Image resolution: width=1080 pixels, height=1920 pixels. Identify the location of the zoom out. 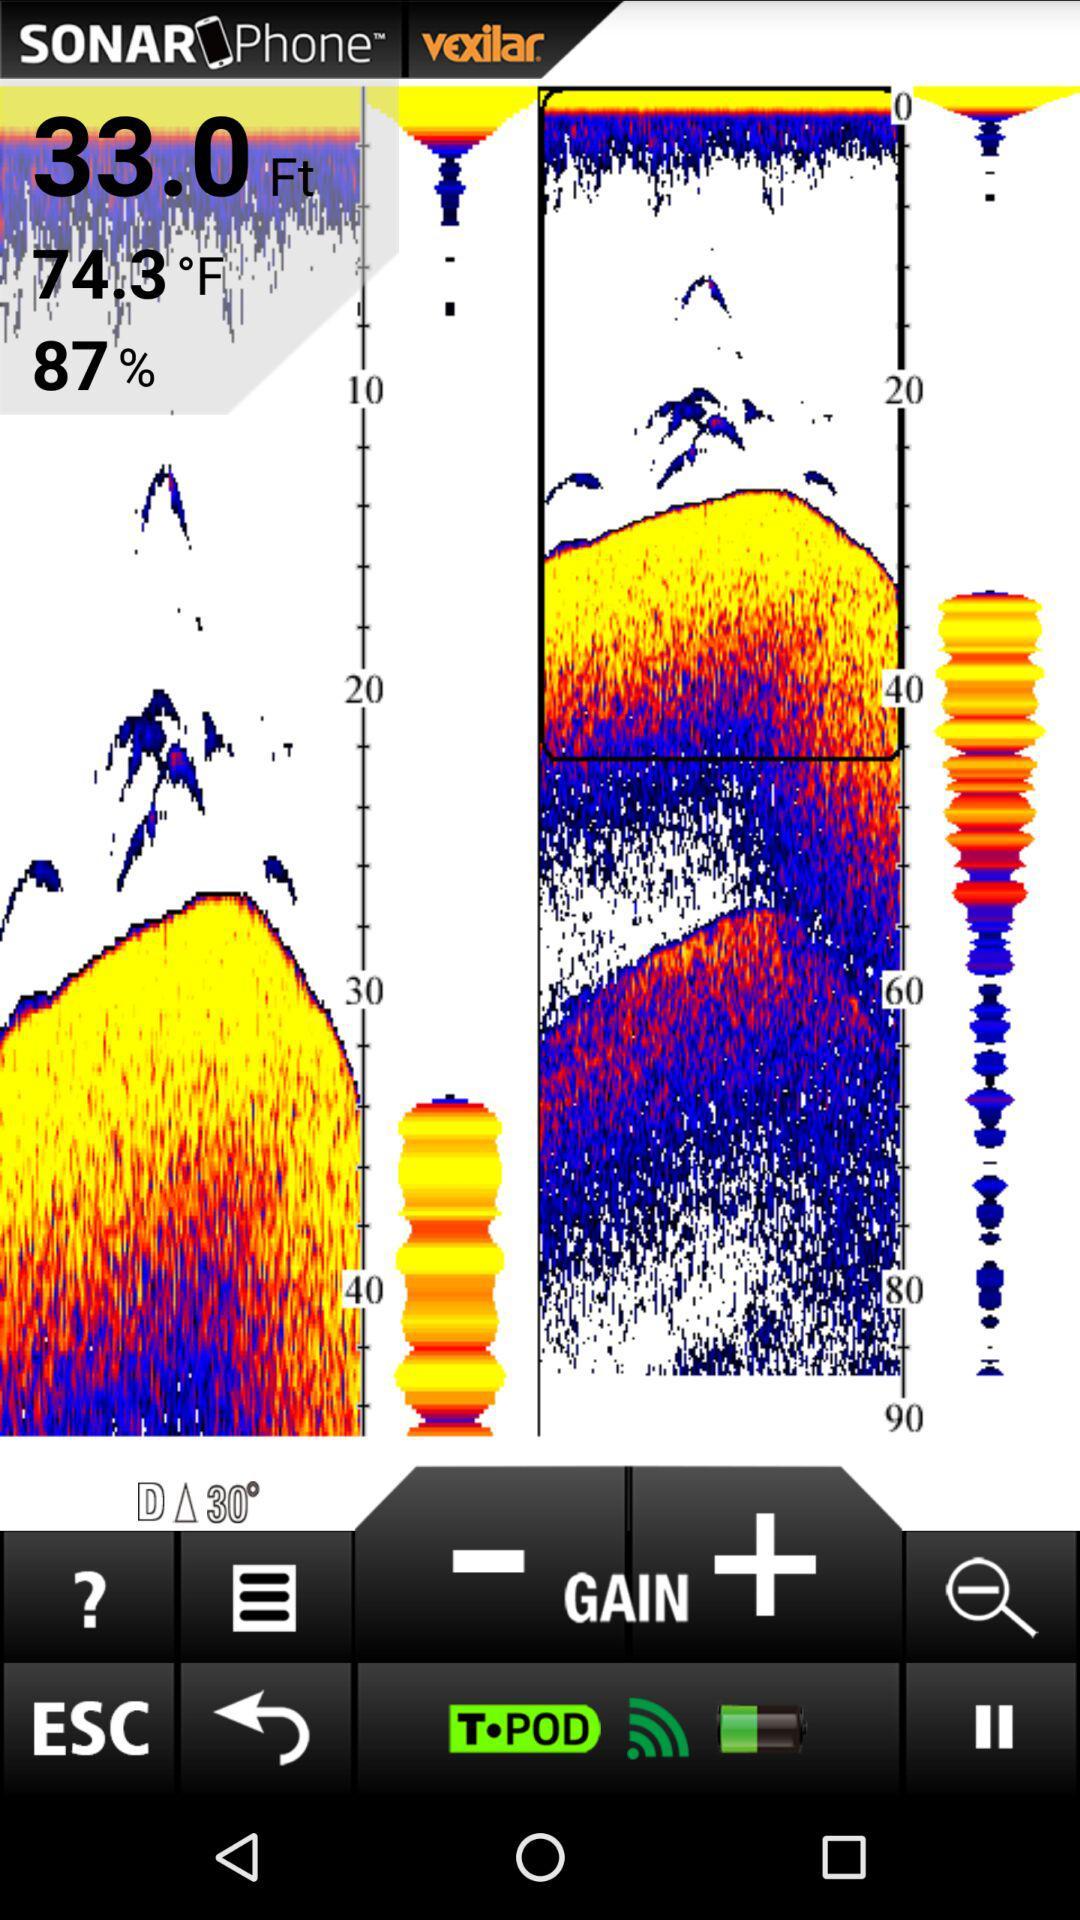
(990, 1596).